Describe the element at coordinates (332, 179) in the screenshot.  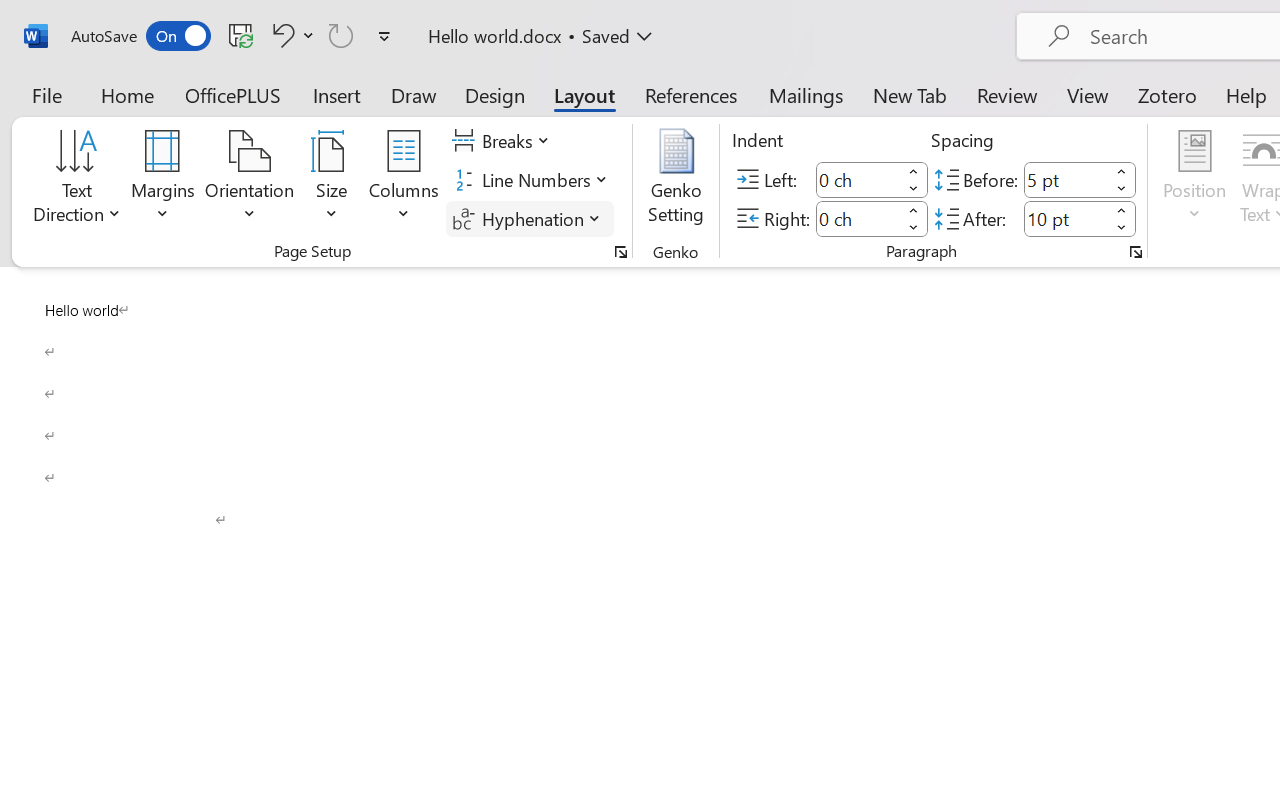
I see `'Size'` at that location.